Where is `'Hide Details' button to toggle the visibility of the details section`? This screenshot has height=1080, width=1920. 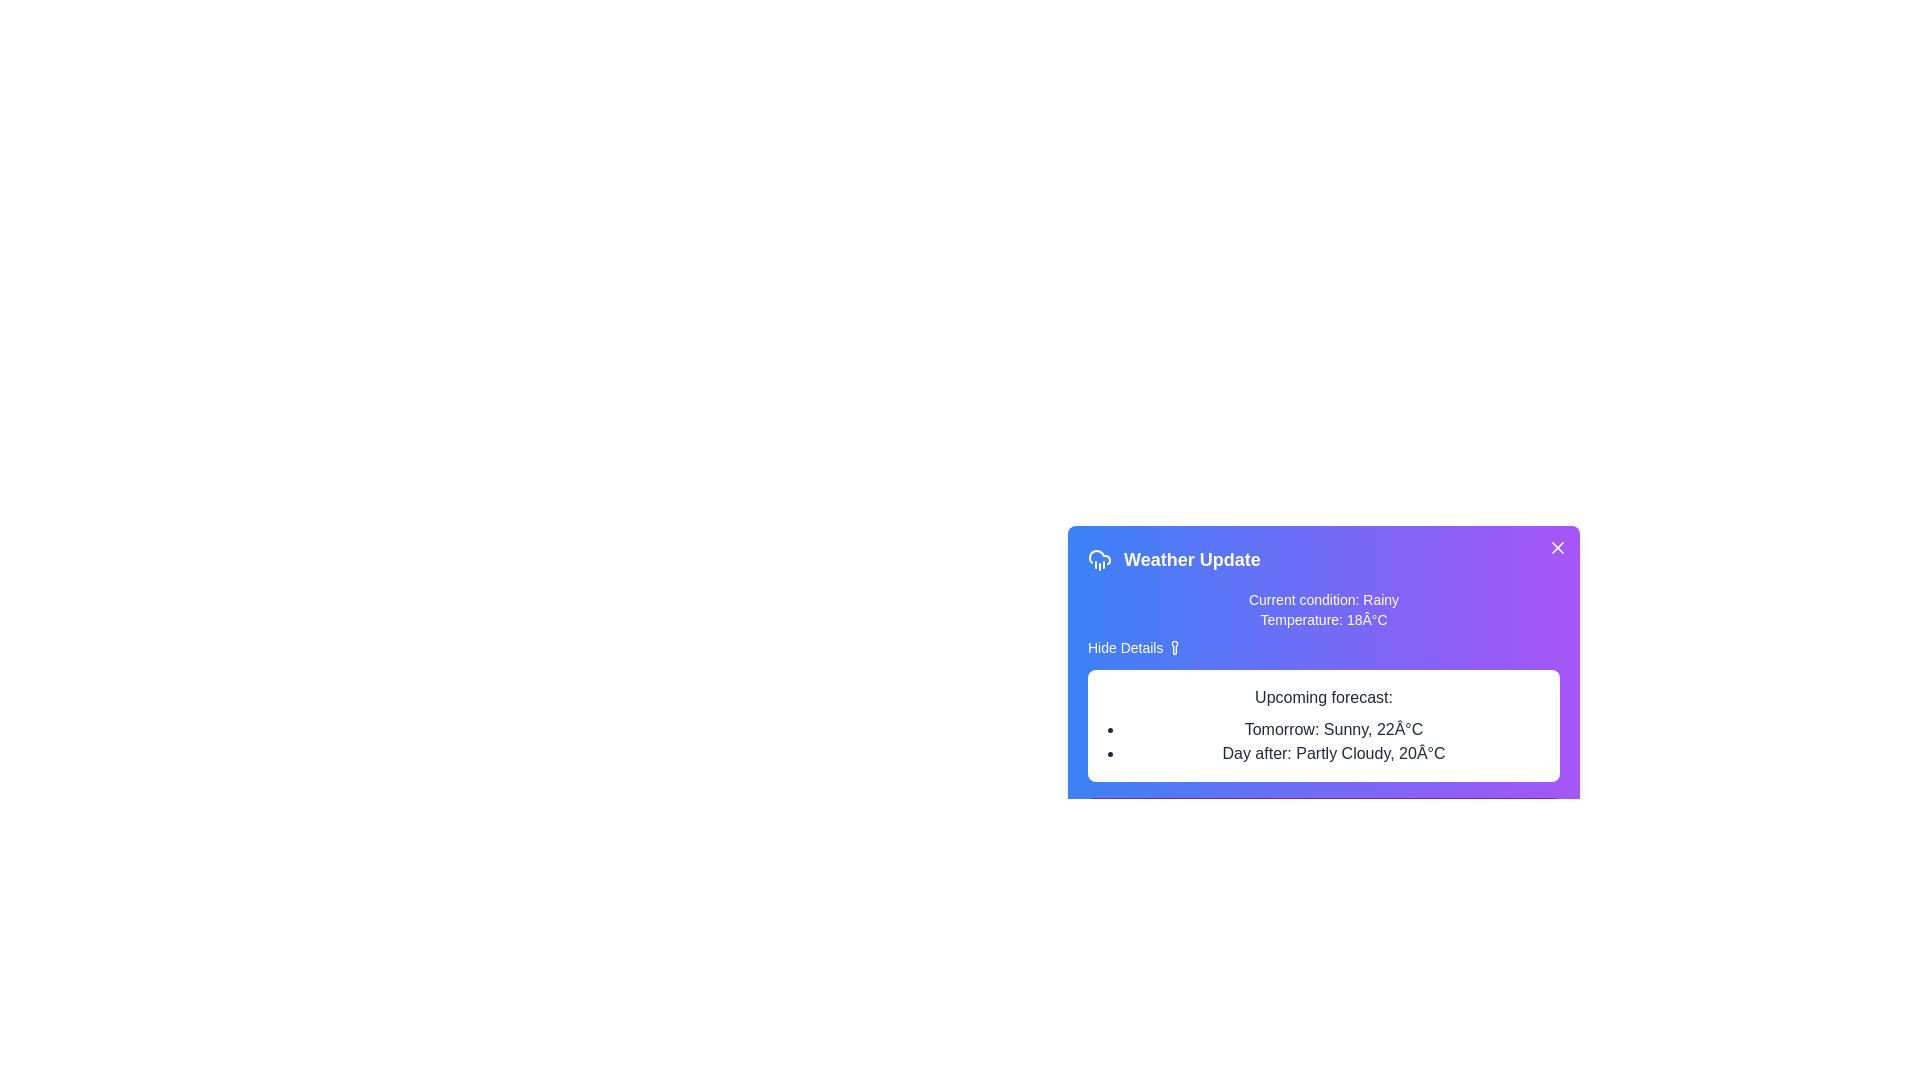 'Hide Details' button to toggle the visibility of the details section is located at coordinates (1135, 648).